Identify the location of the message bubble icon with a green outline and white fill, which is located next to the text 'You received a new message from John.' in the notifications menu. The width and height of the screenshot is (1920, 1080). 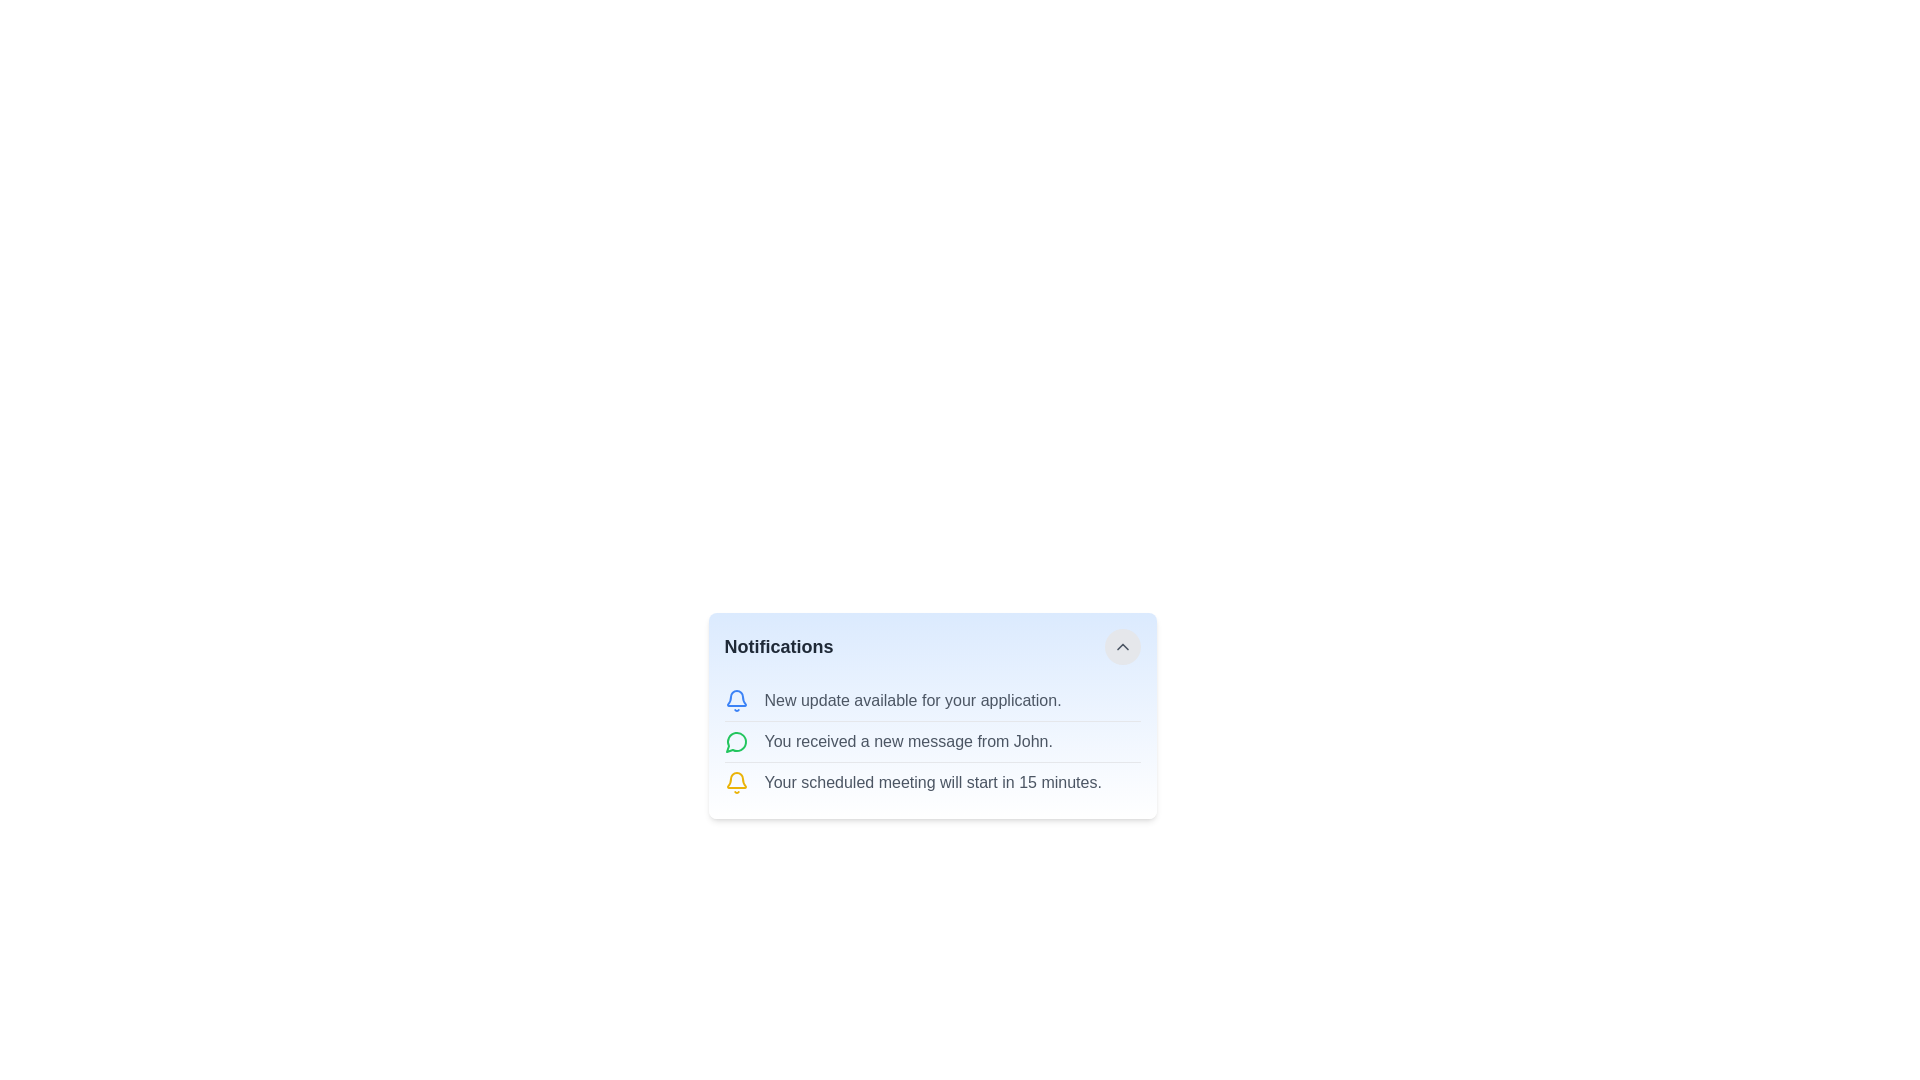
(735, 741).